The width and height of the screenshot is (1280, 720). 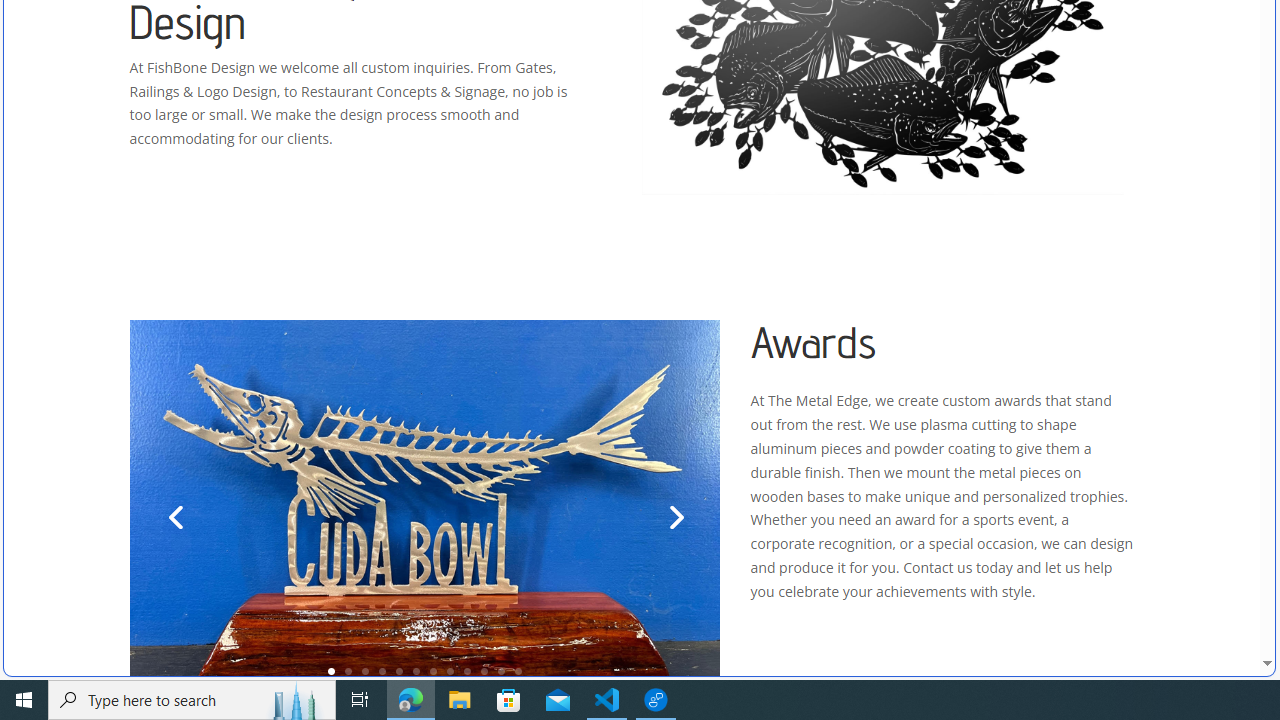 I want to click on '2', so click(x=348, y=671).